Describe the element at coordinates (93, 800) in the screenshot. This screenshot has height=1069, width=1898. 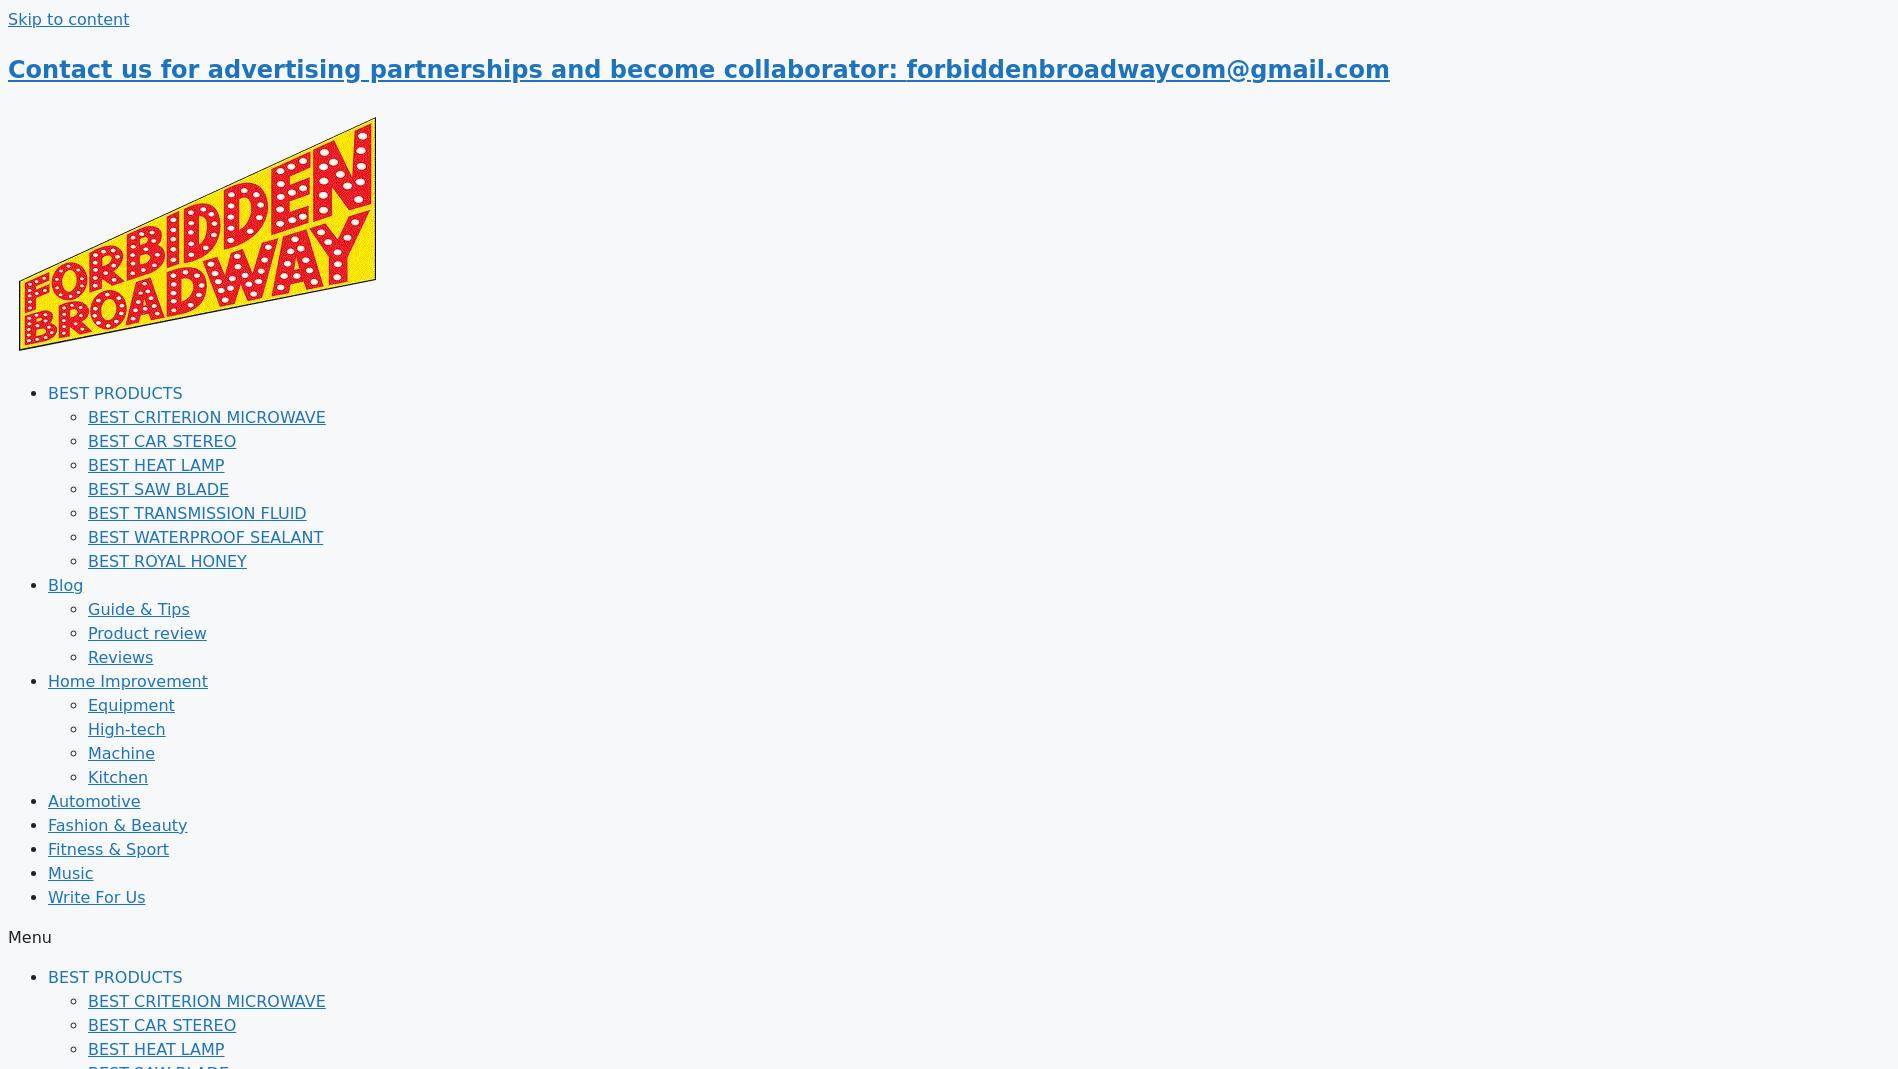
I see `'Automotive'` at that location.